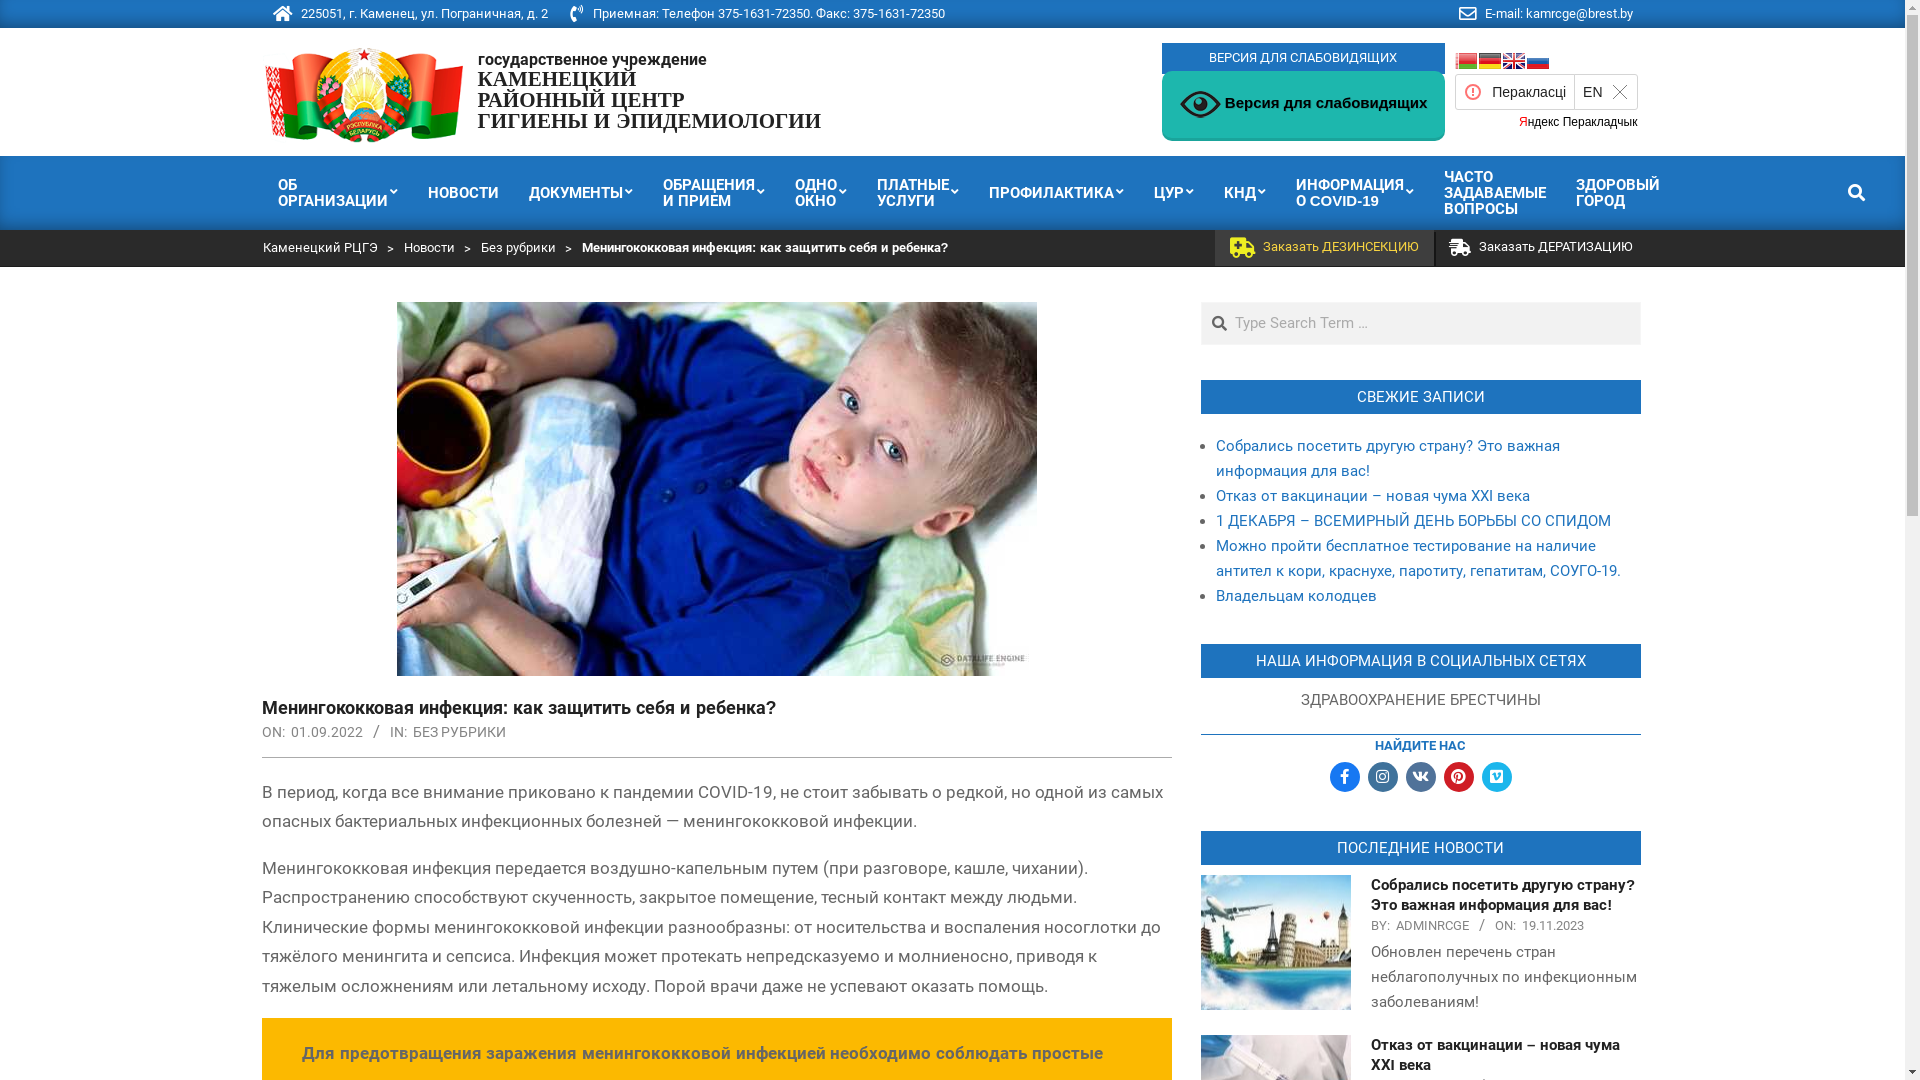 This screenshot has width=1920, height=1080. What do you see at coordinates (1513, 60) in the screenshot?
I see `'English'` at bounding box center [1513, 60].